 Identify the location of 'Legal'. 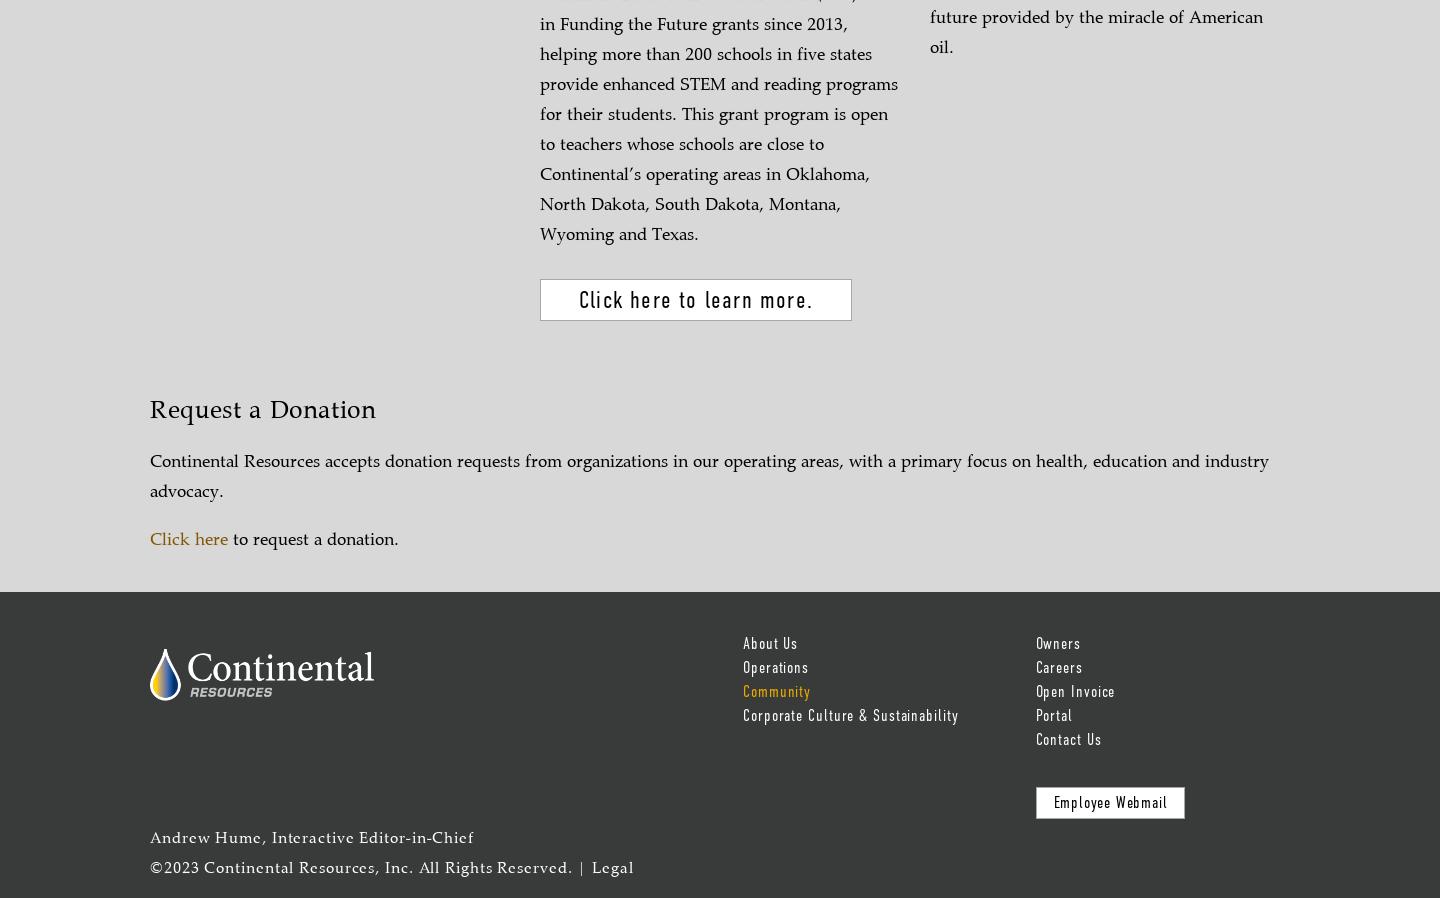
(611, 868).